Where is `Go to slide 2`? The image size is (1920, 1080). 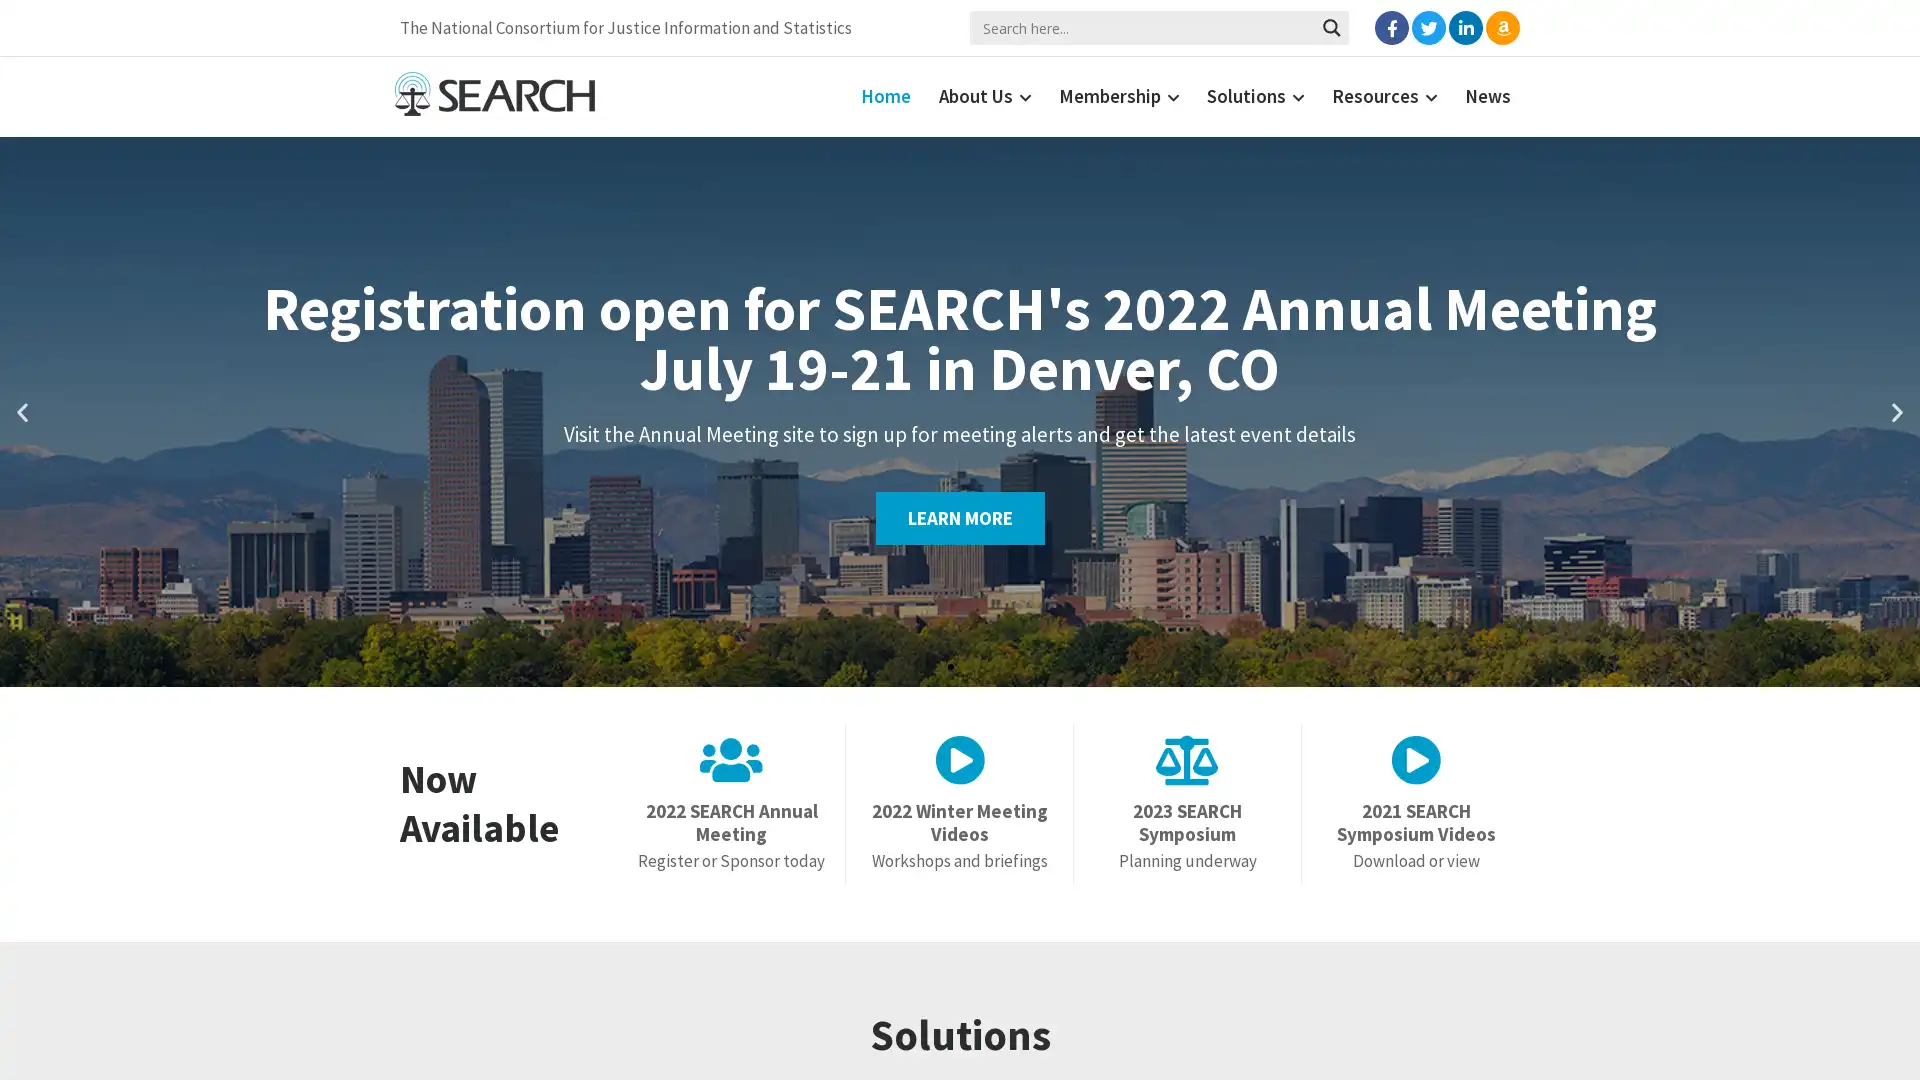 Go to slide 2 is located at coordinates (969, 666).